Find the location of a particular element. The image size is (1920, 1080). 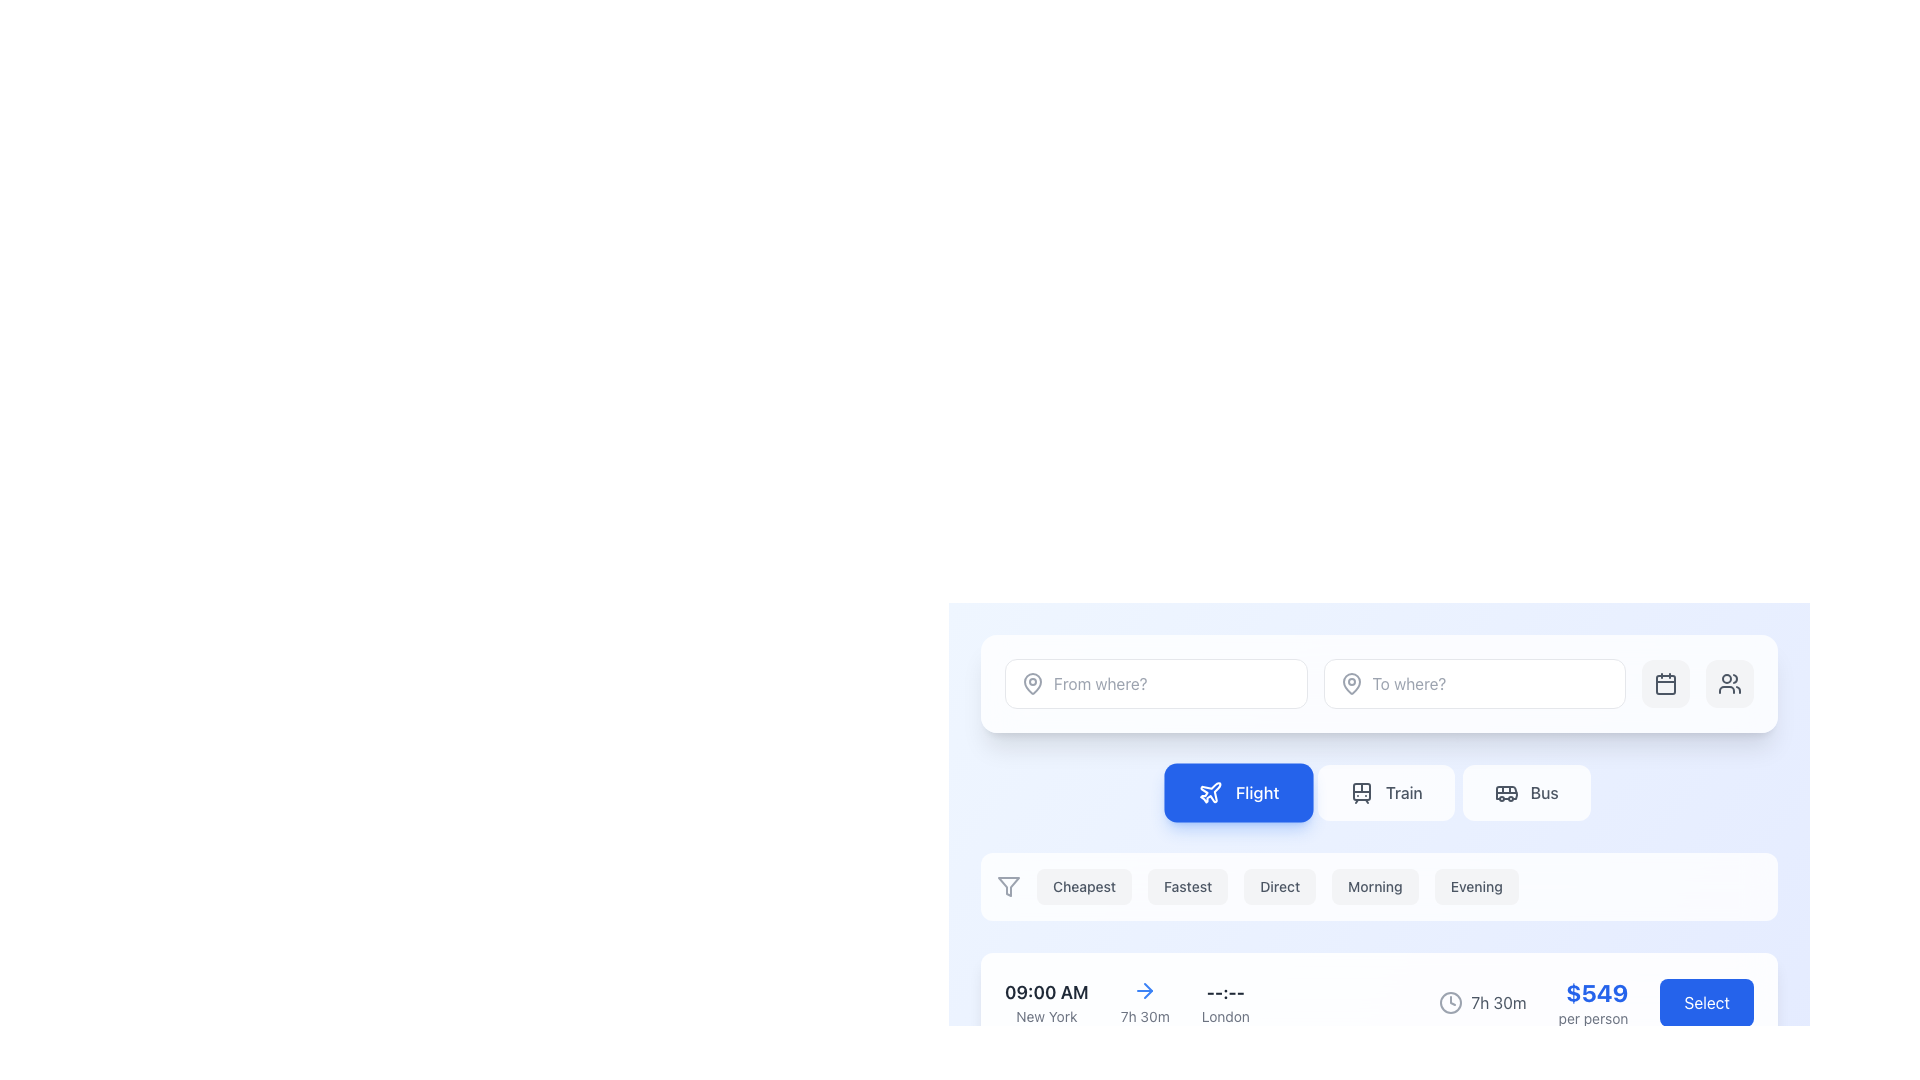

the 'Direct' button in the horizontal list of selectable buttons is located at coordinates (1280, 886).